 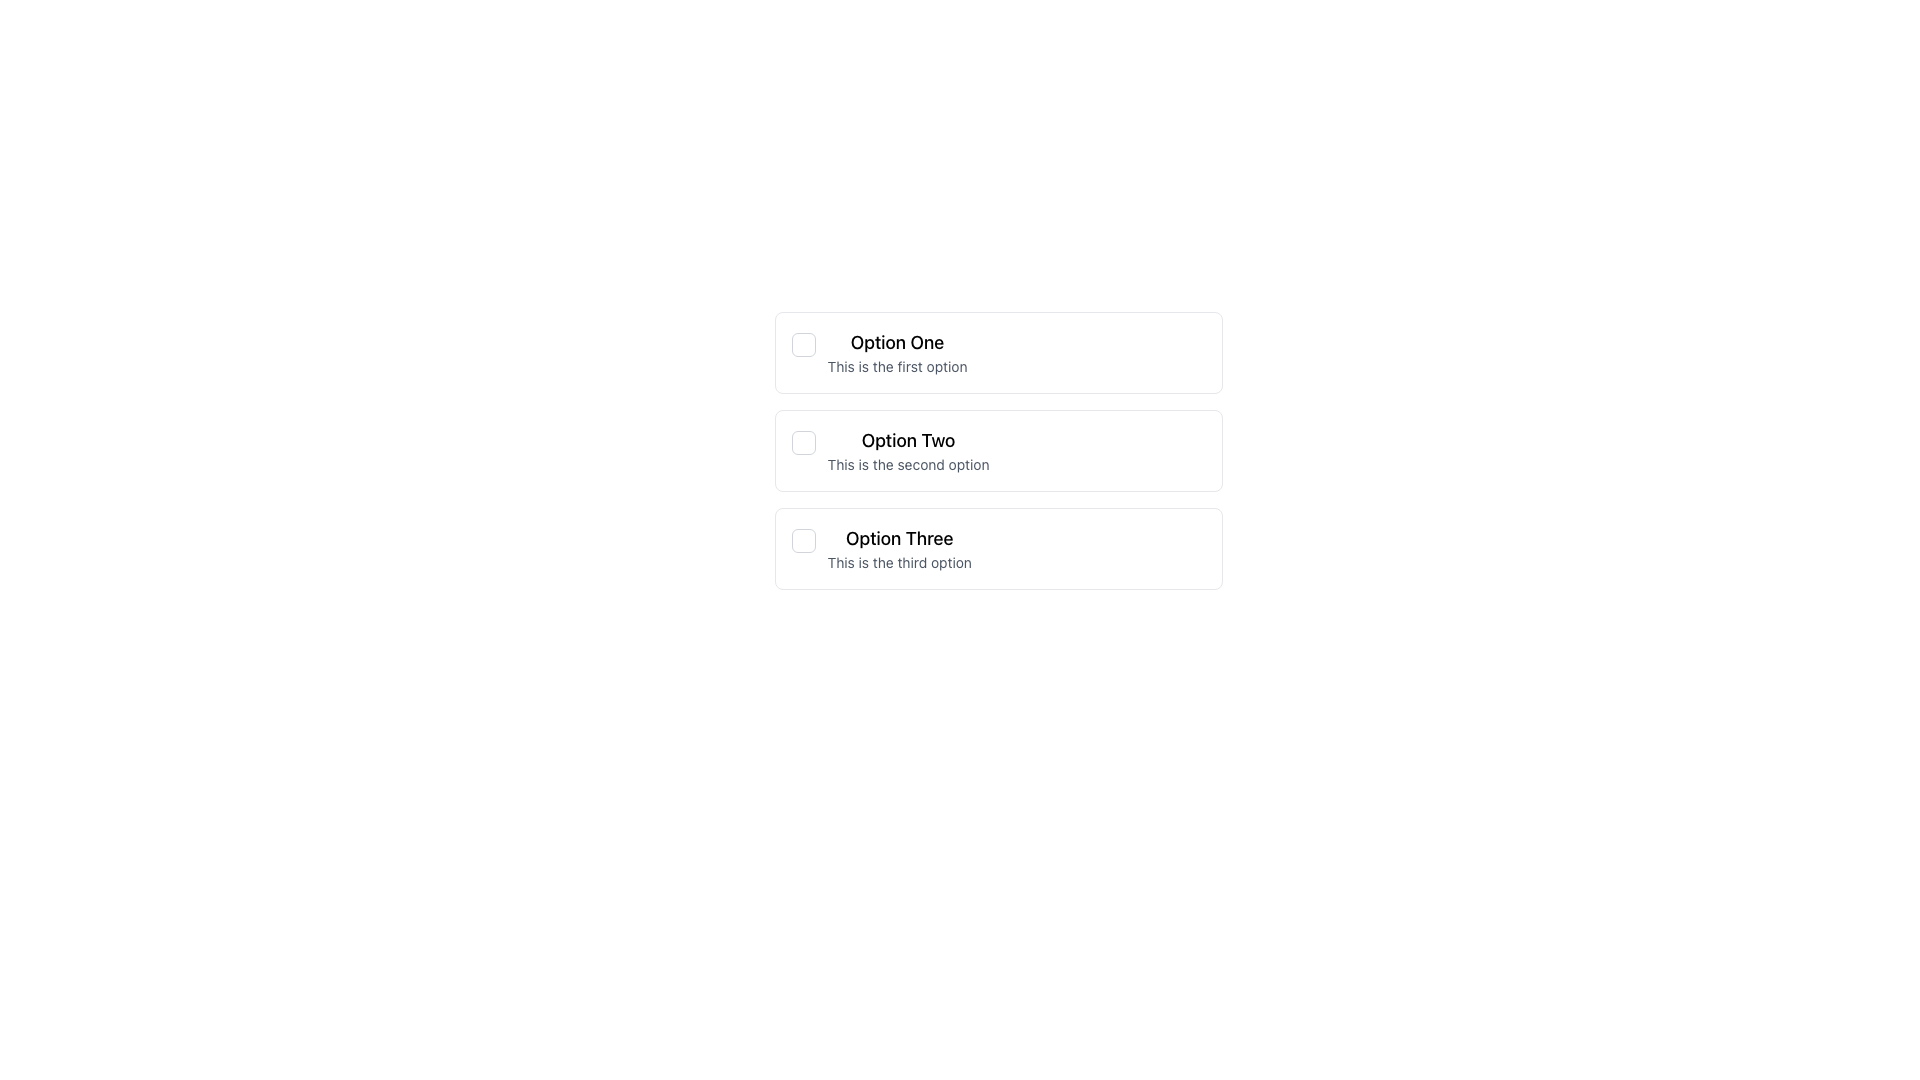 What do you see at coordinates (896, 366) in the screenshot?
I see `the descriptive text label located directly below 'Option One', which provides additional context but is not interactive` at bounding box center [896, 366].